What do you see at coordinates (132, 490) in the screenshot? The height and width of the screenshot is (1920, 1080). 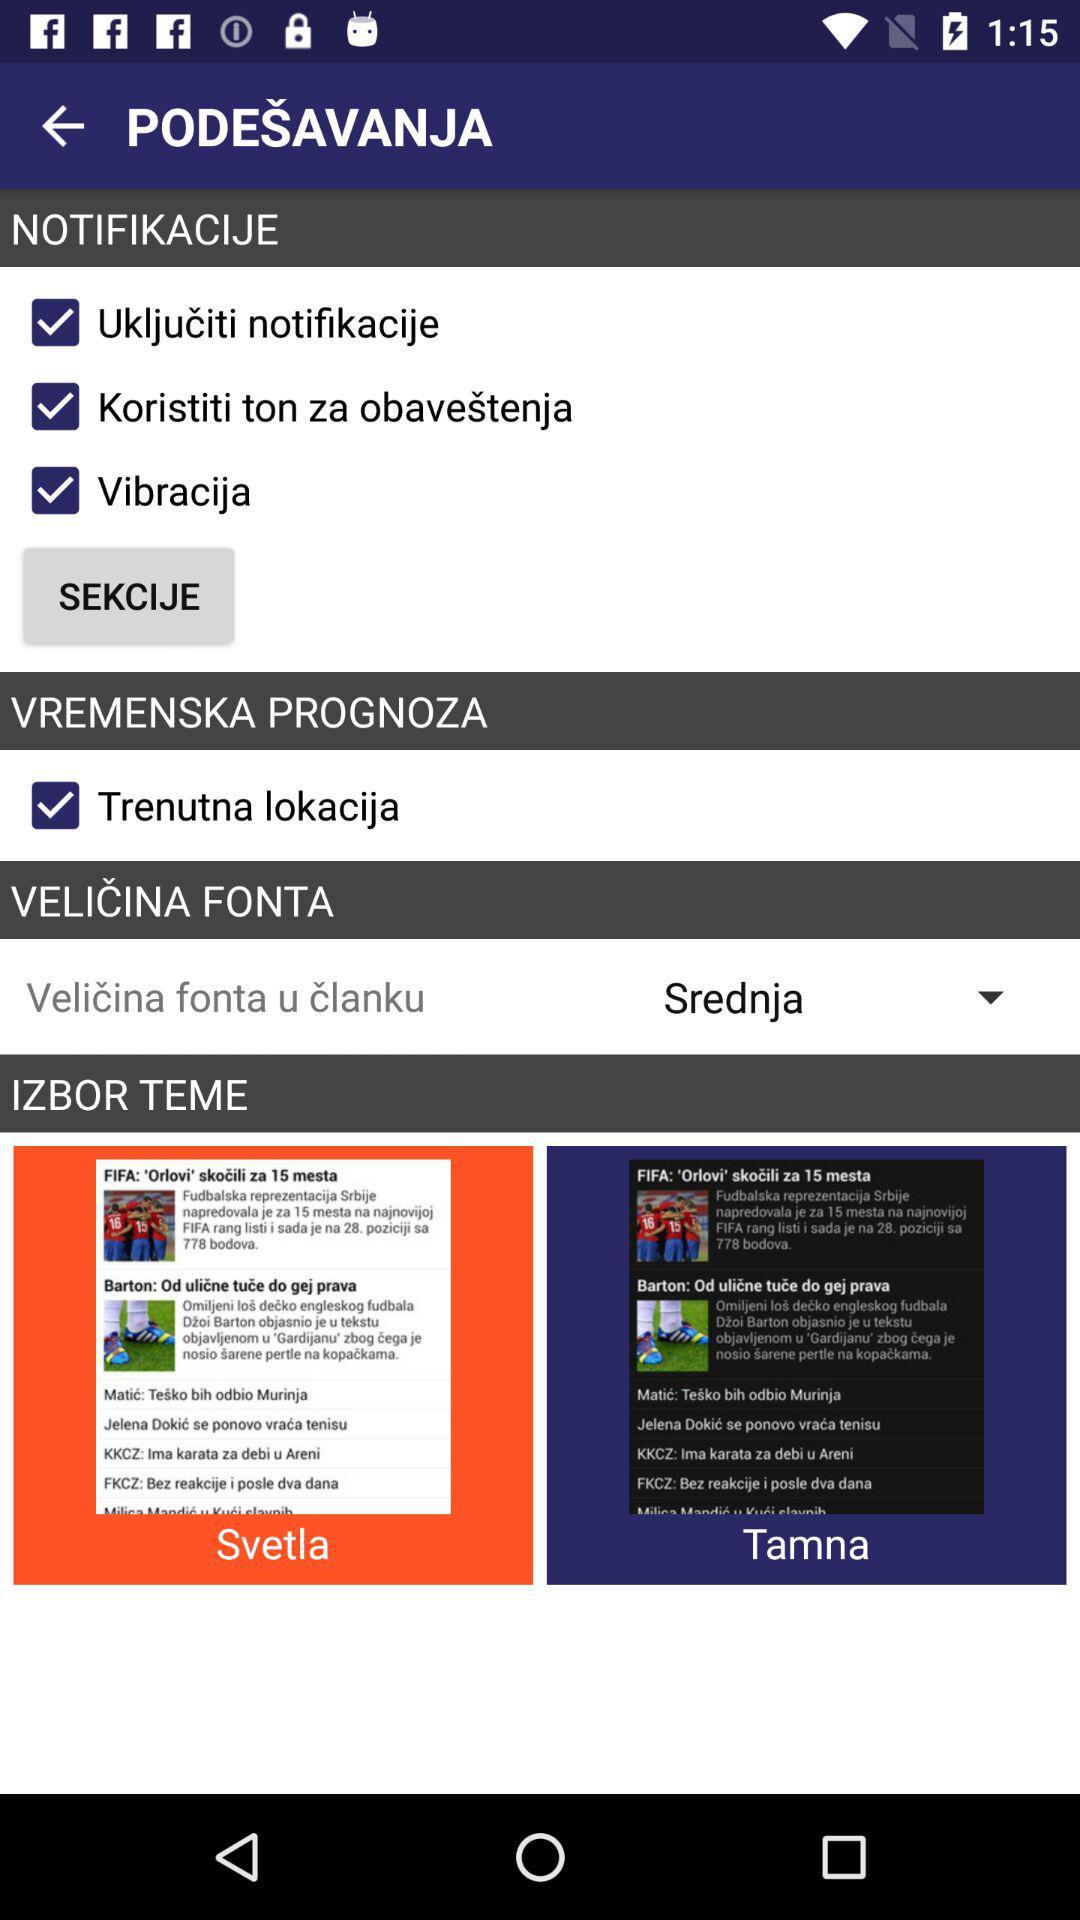 I see `the text above sekcije` at bounding box center [132, 490].